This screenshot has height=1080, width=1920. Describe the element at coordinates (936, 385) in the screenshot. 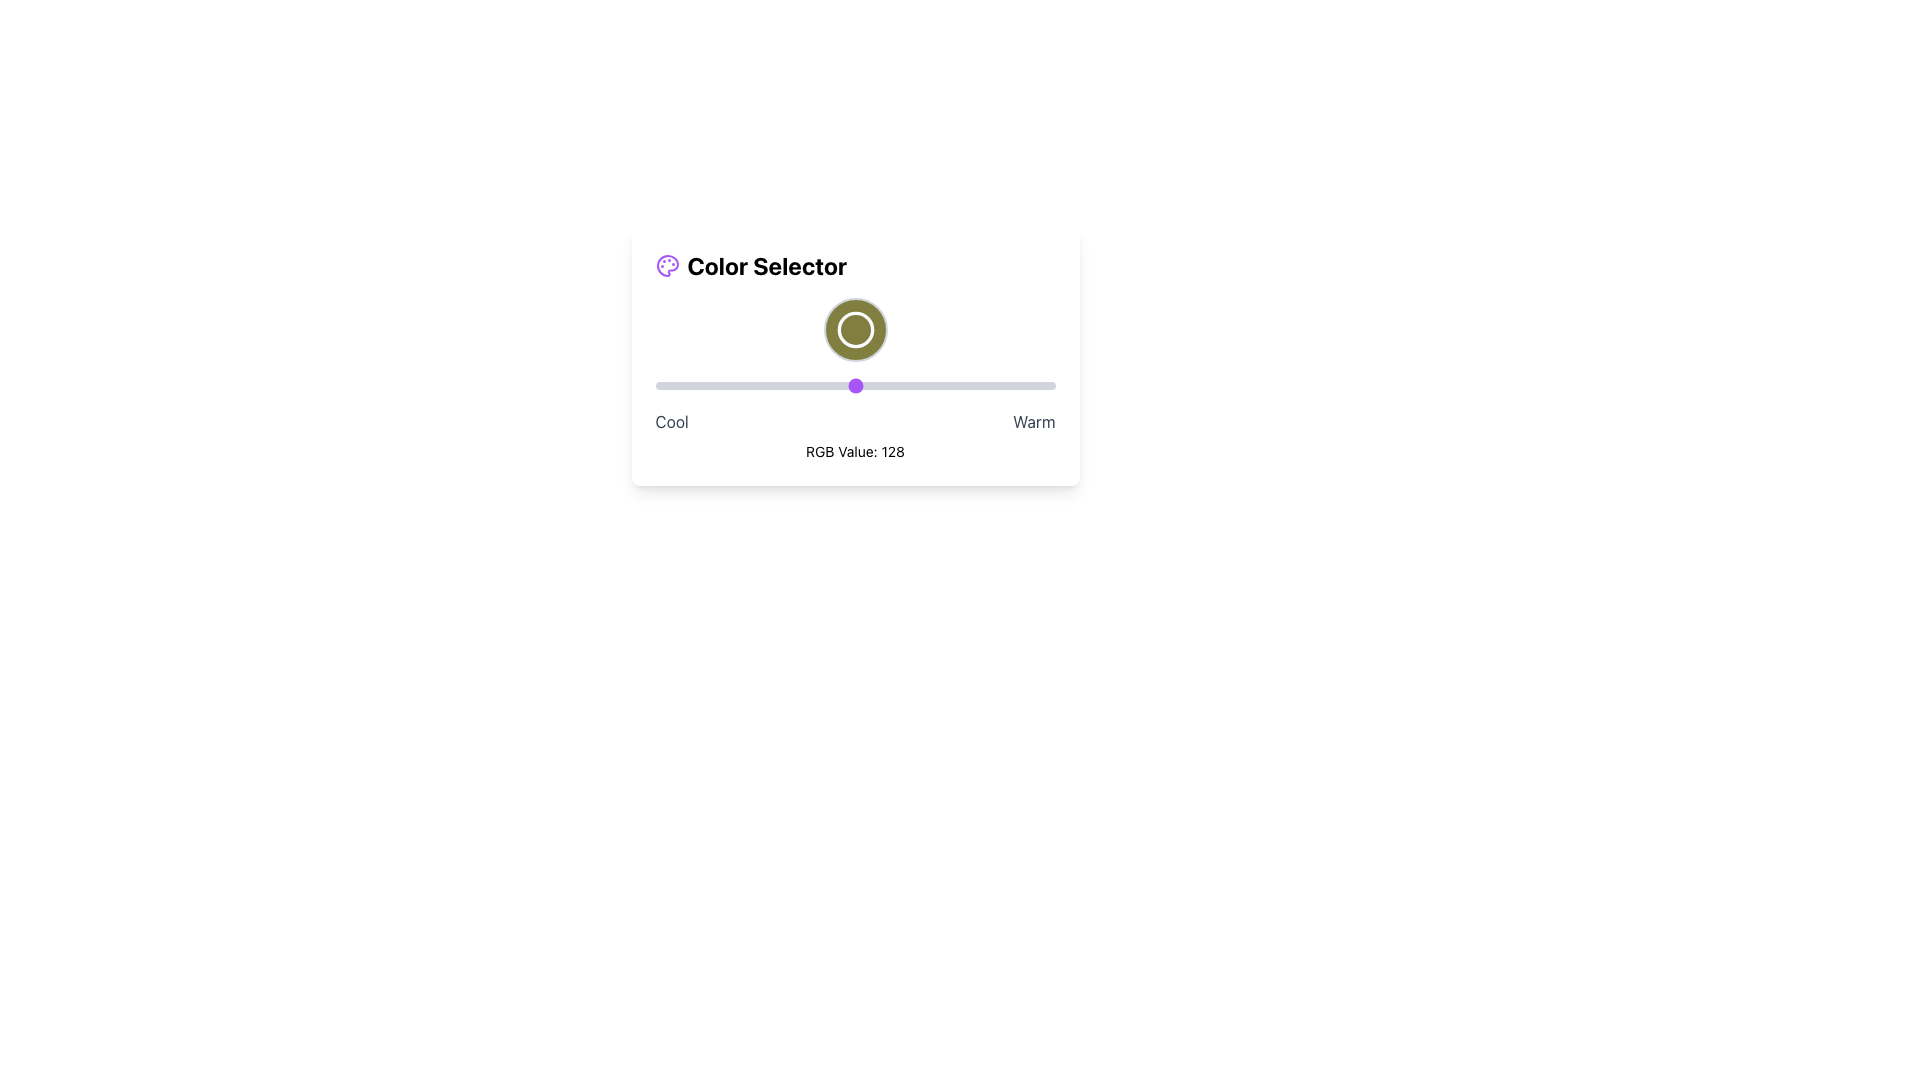

I see `the color selector` at that location.